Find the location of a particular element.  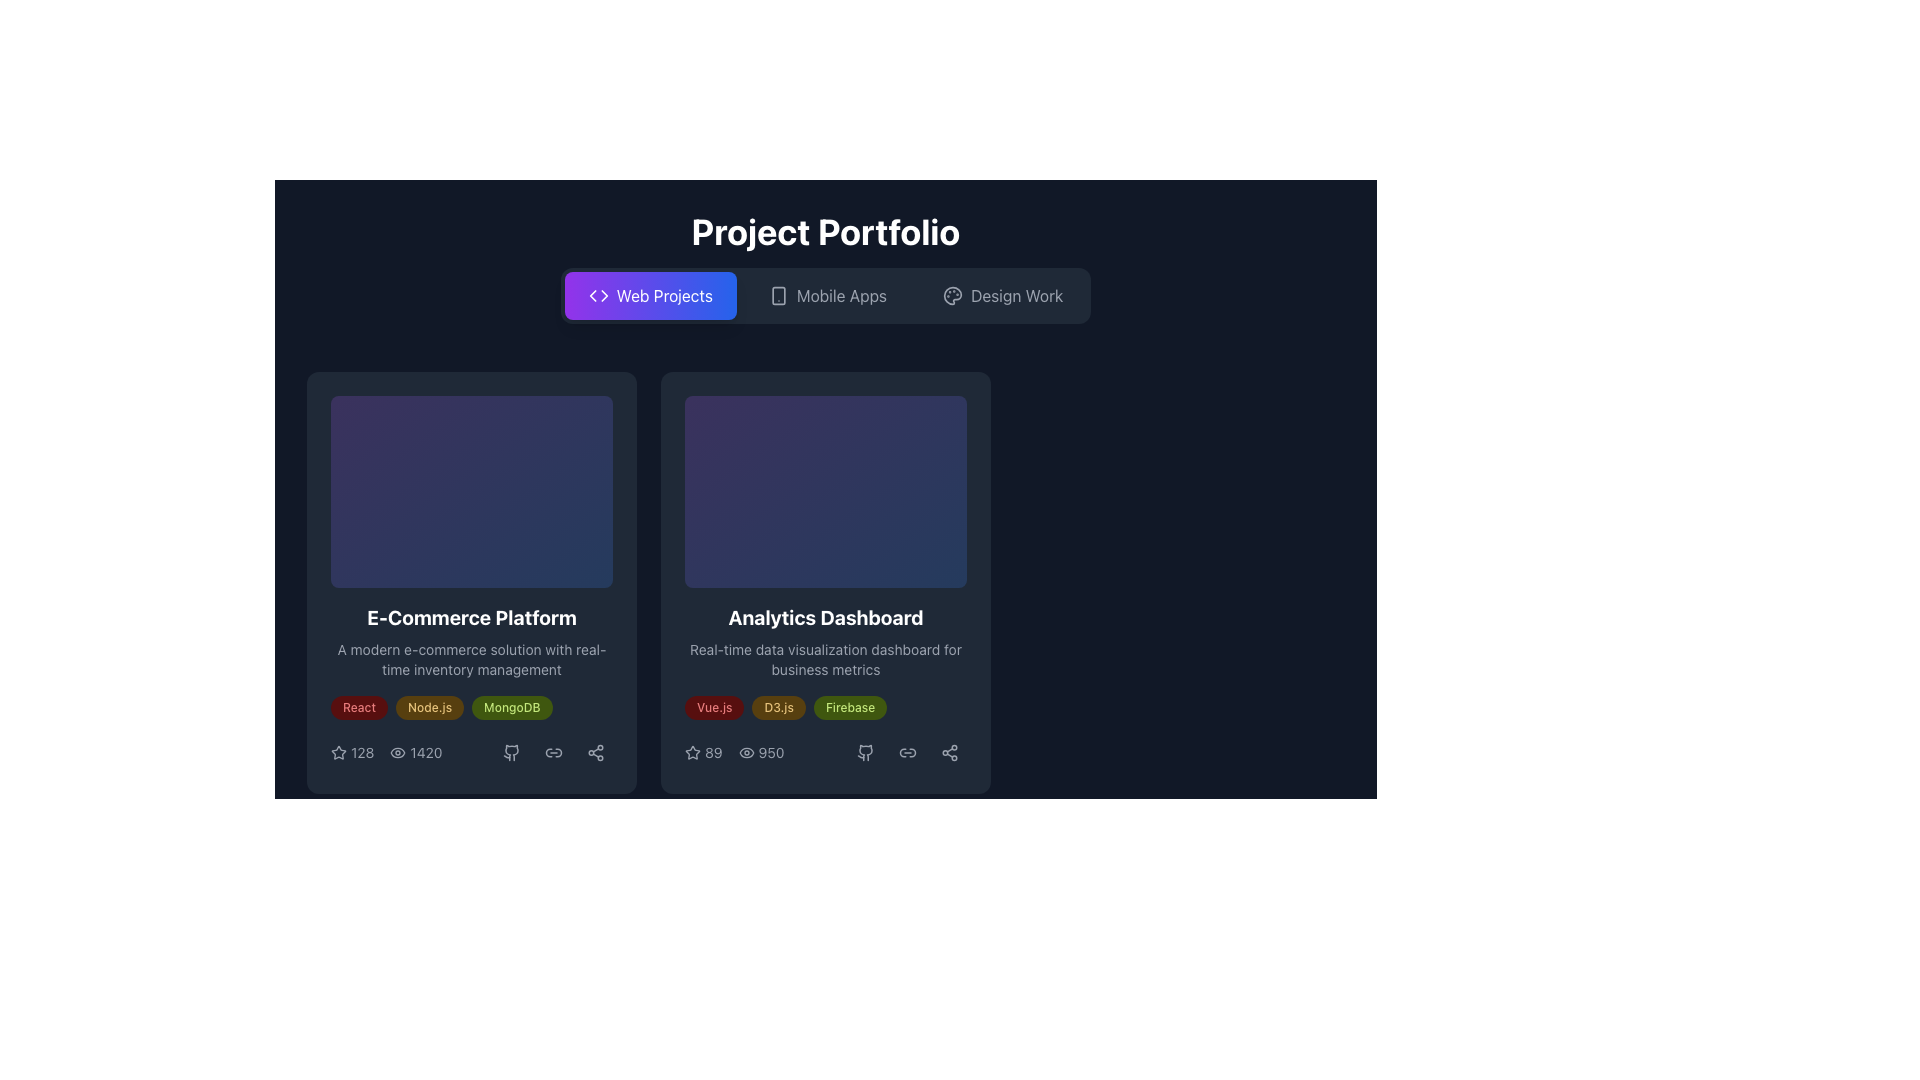

the second icon in the horizontal row, which resembles a chain link is located at coordinates (553, 752).